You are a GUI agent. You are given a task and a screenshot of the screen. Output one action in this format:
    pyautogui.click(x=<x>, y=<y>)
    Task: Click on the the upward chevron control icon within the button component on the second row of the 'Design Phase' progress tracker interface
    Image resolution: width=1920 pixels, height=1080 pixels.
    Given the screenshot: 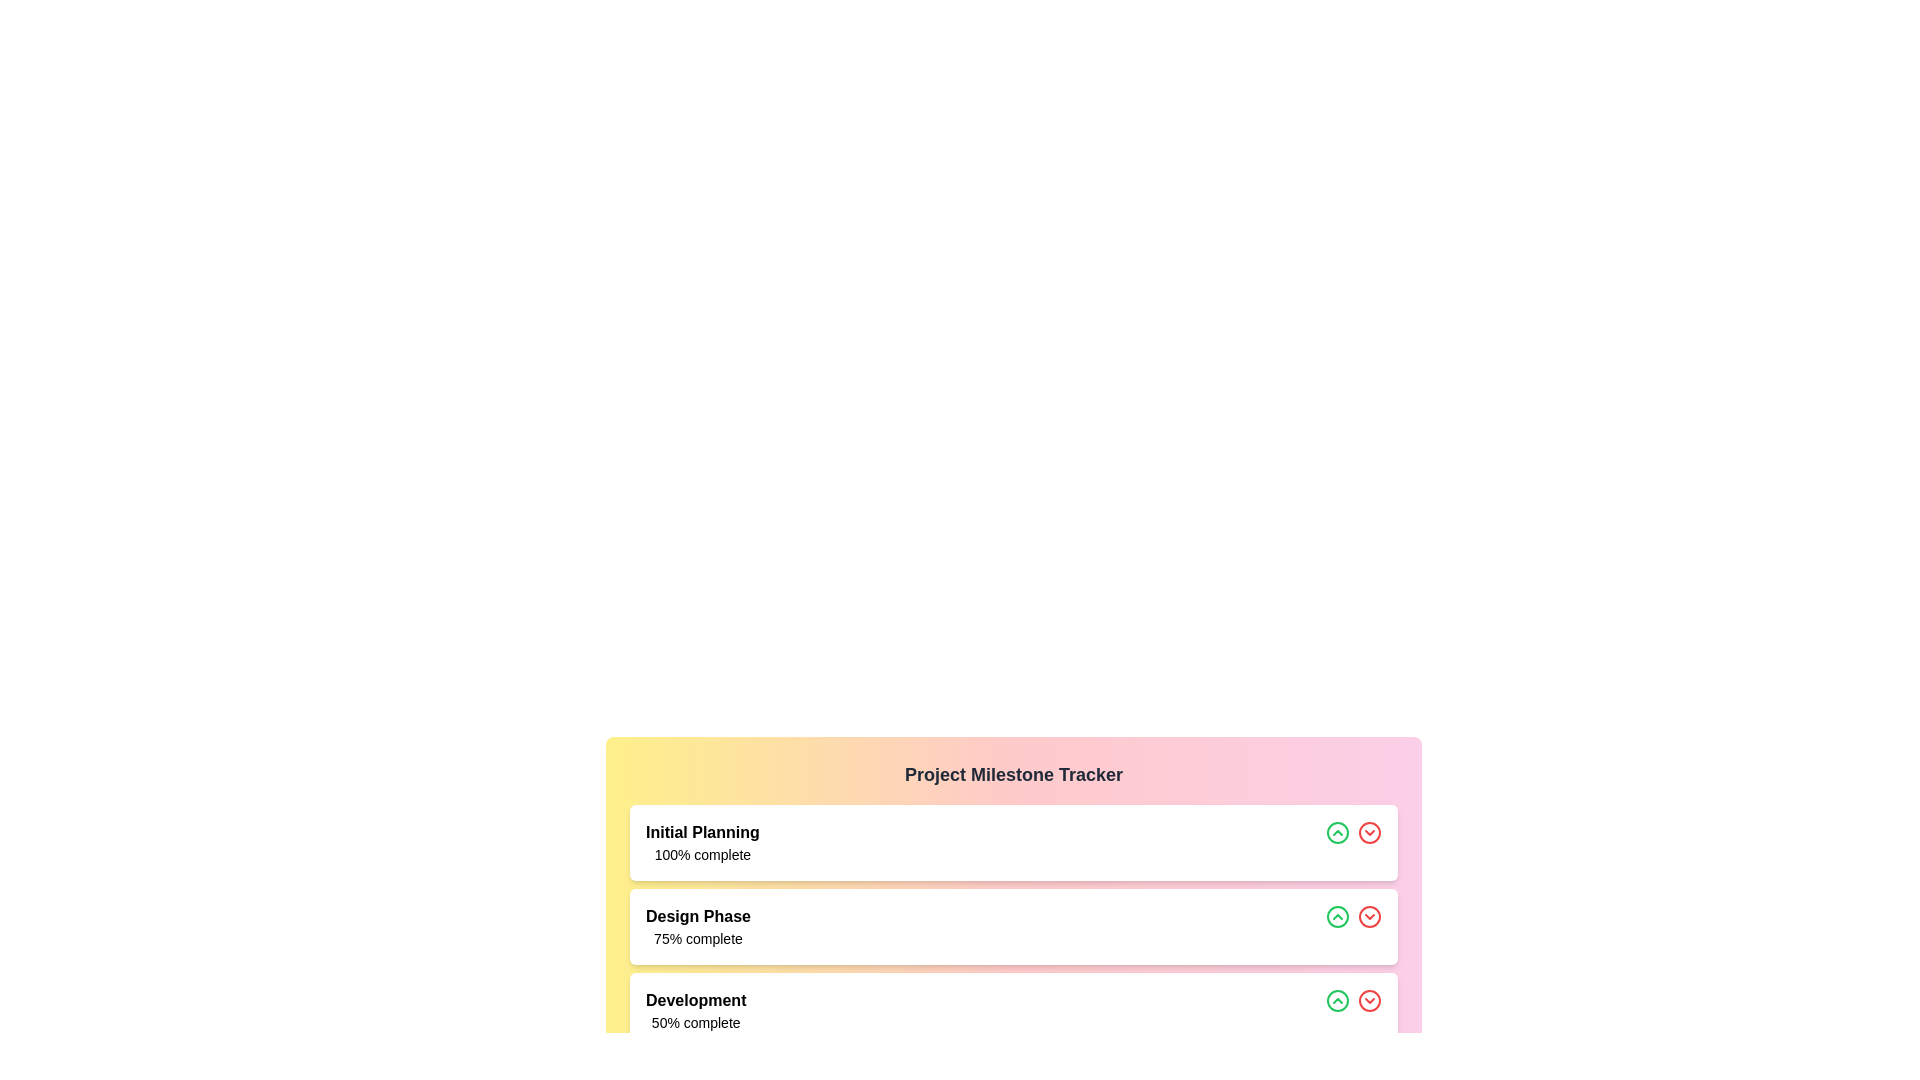 What is the action you would take?
    pyautogui.click(x=1338, y=833)
    